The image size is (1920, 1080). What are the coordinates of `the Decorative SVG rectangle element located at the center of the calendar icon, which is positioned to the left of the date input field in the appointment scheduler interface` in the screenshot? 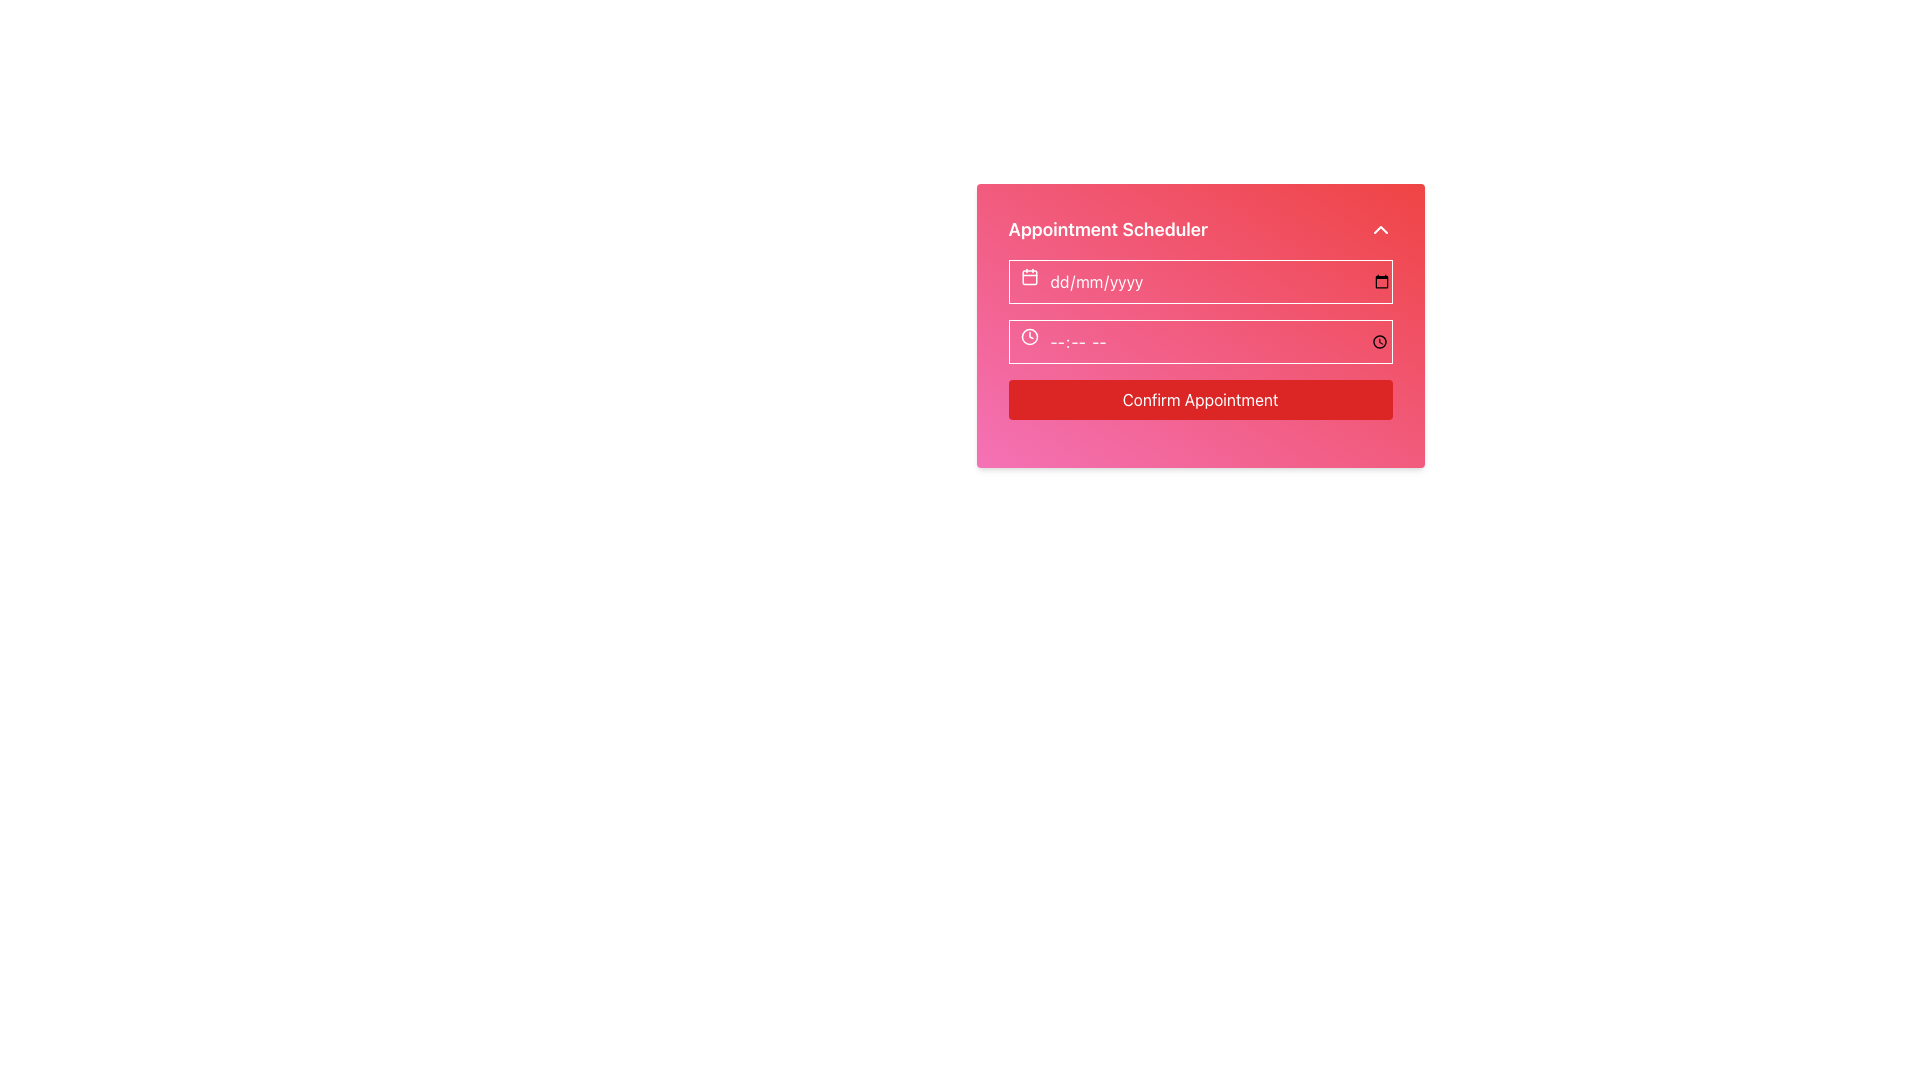 It's located at (1029, 277).